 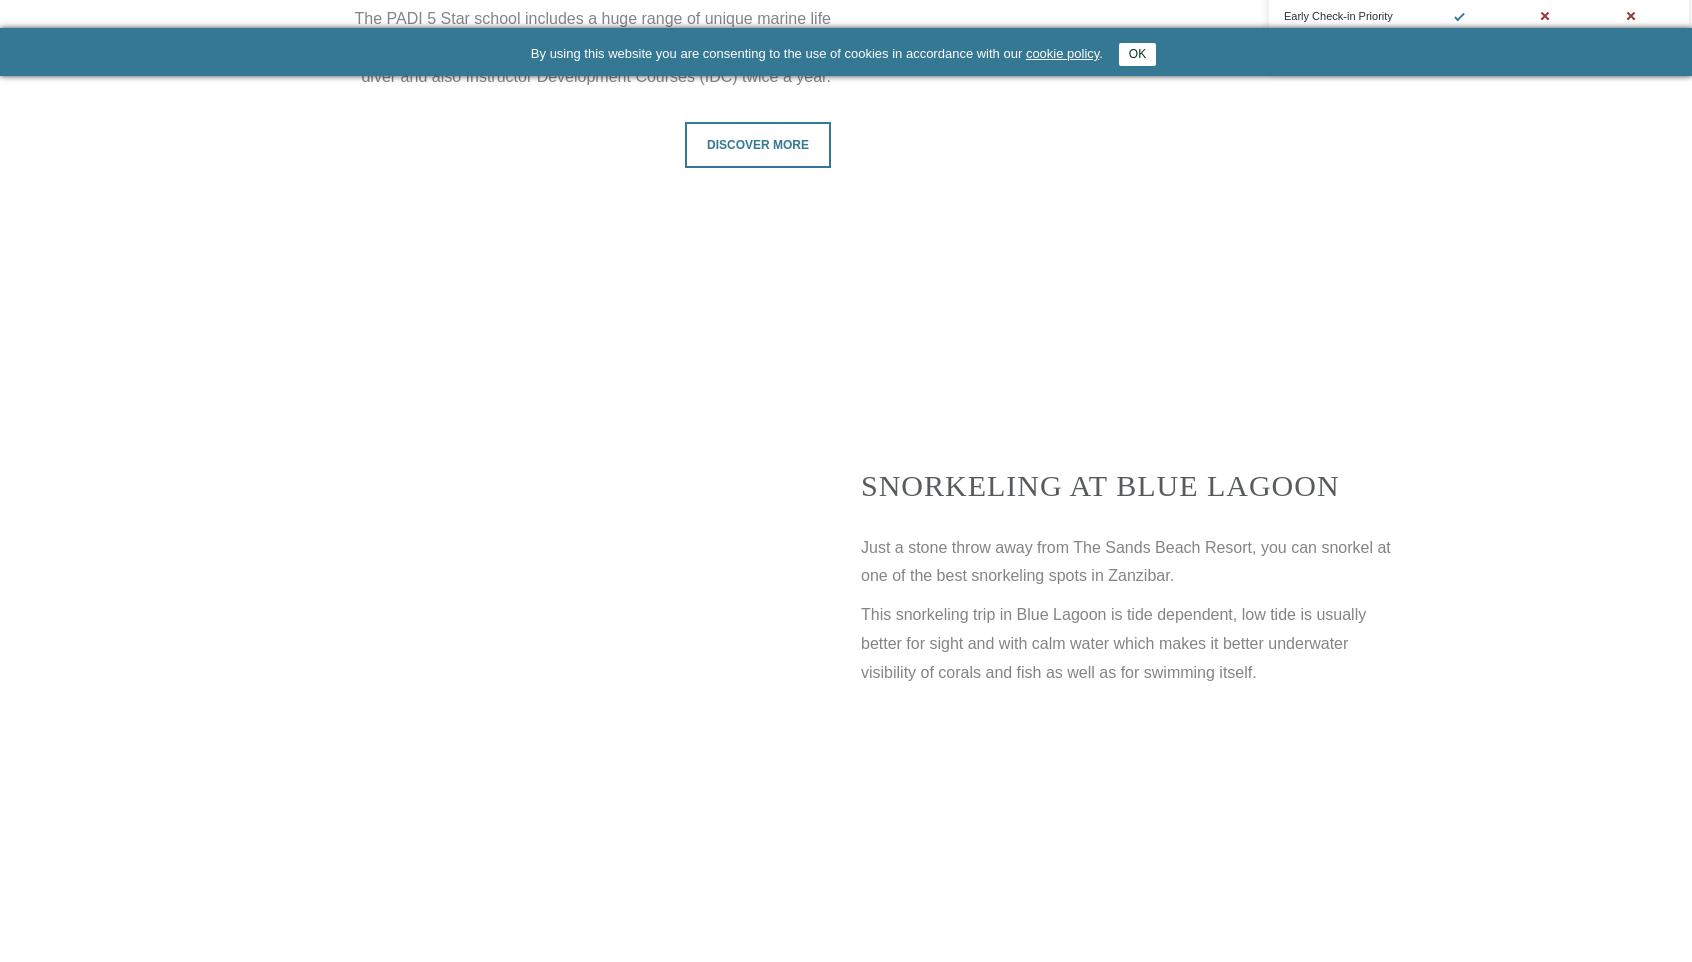 What do you see at coordinates (1024, 53) in the screenshot?
I see `'cookie policy'` at bounding box center [1024, 53].